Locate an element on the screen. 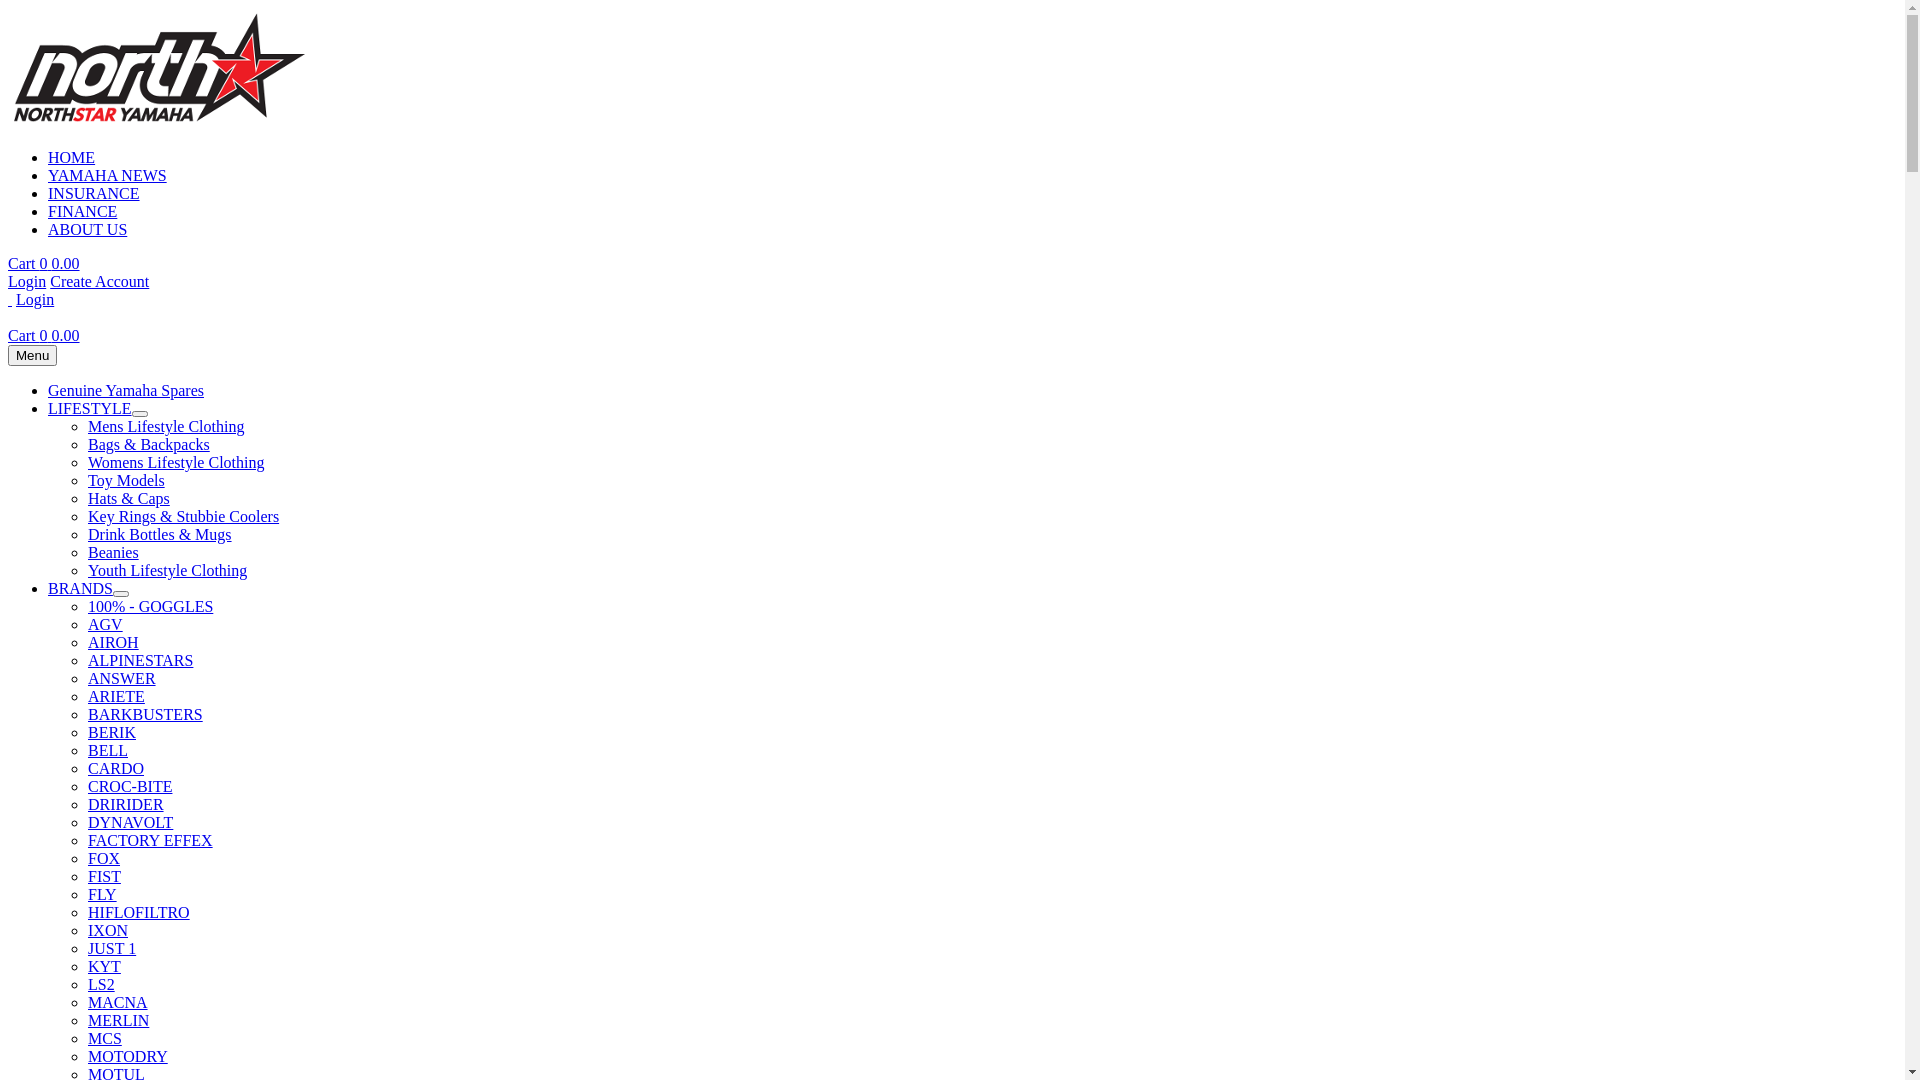 The height and width of the screenshot is (1080, 1920). 'ABOUT US' is located at coordinates (86, 228).